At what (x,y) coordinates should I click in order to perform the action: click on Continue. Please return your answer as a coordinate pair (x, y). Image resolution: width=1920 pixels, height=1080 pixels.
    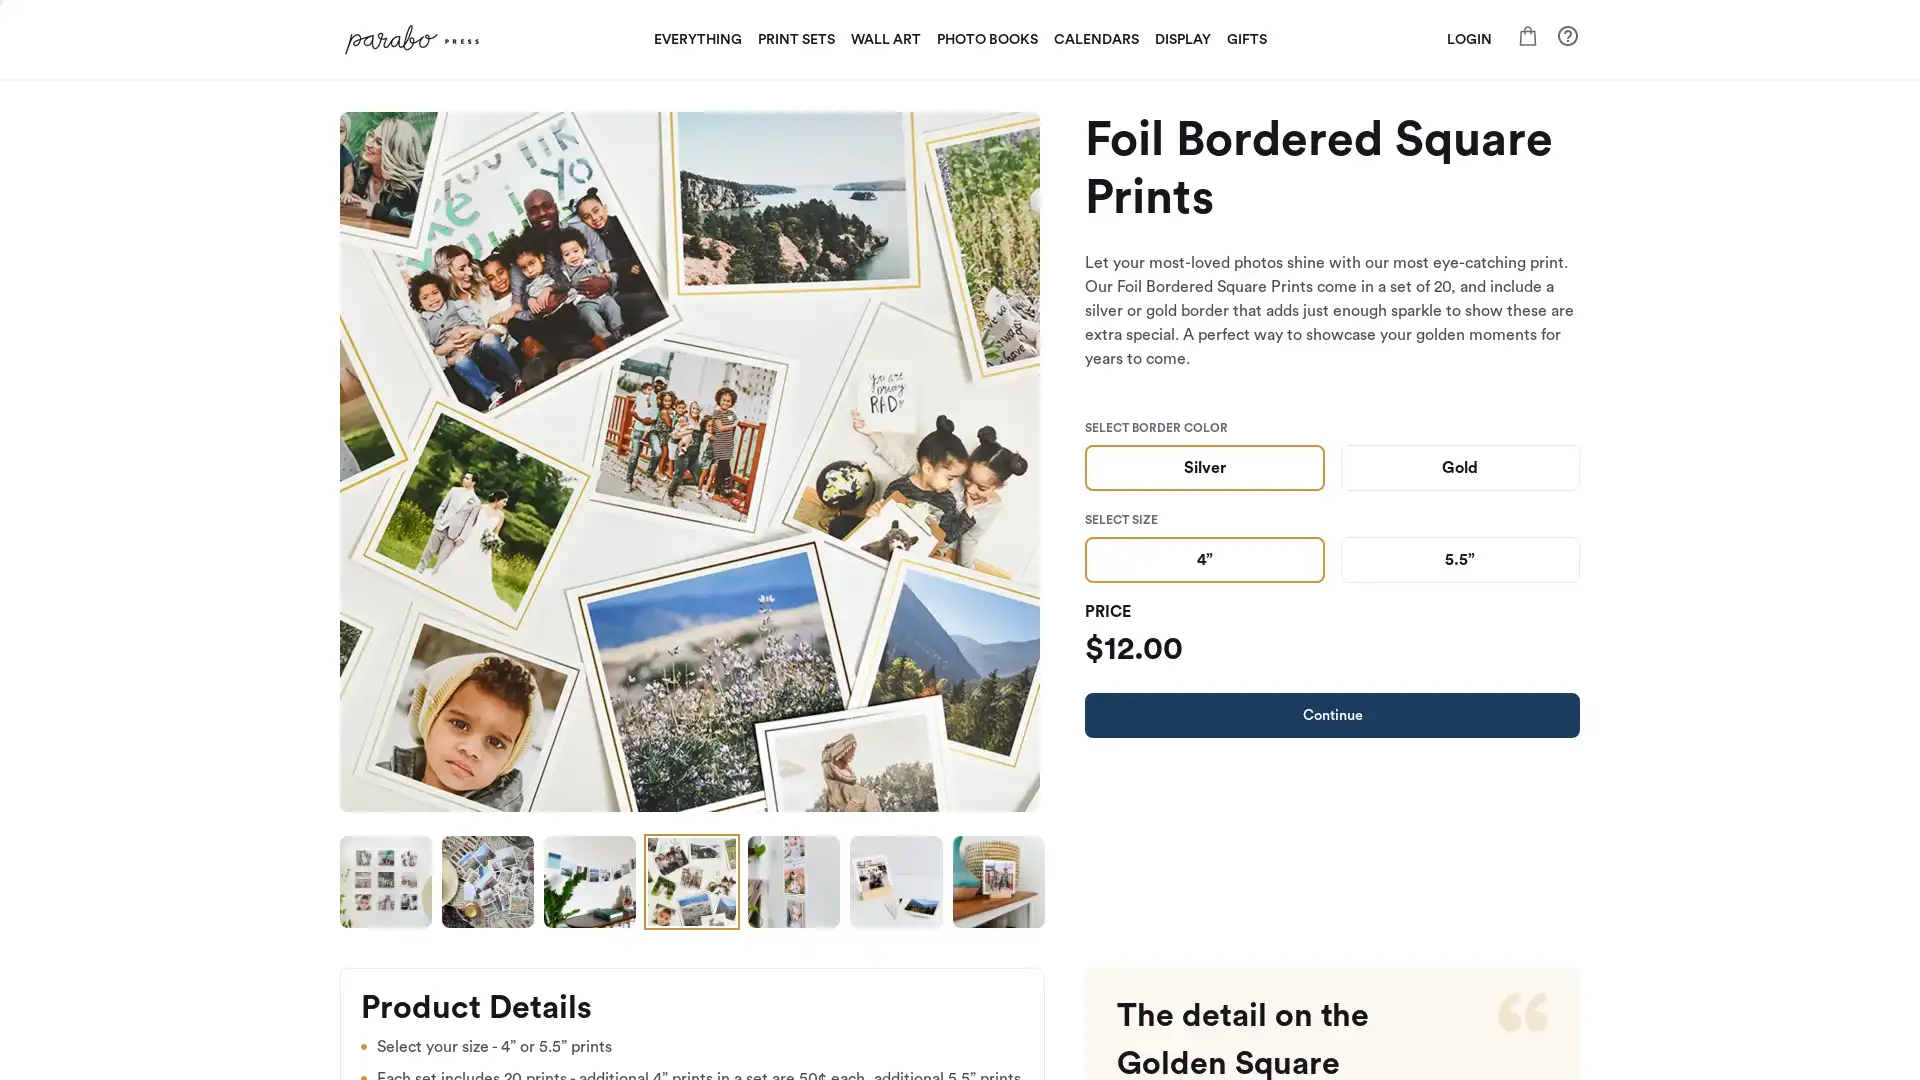
    Looking at the image, I should click on (1332, 713).